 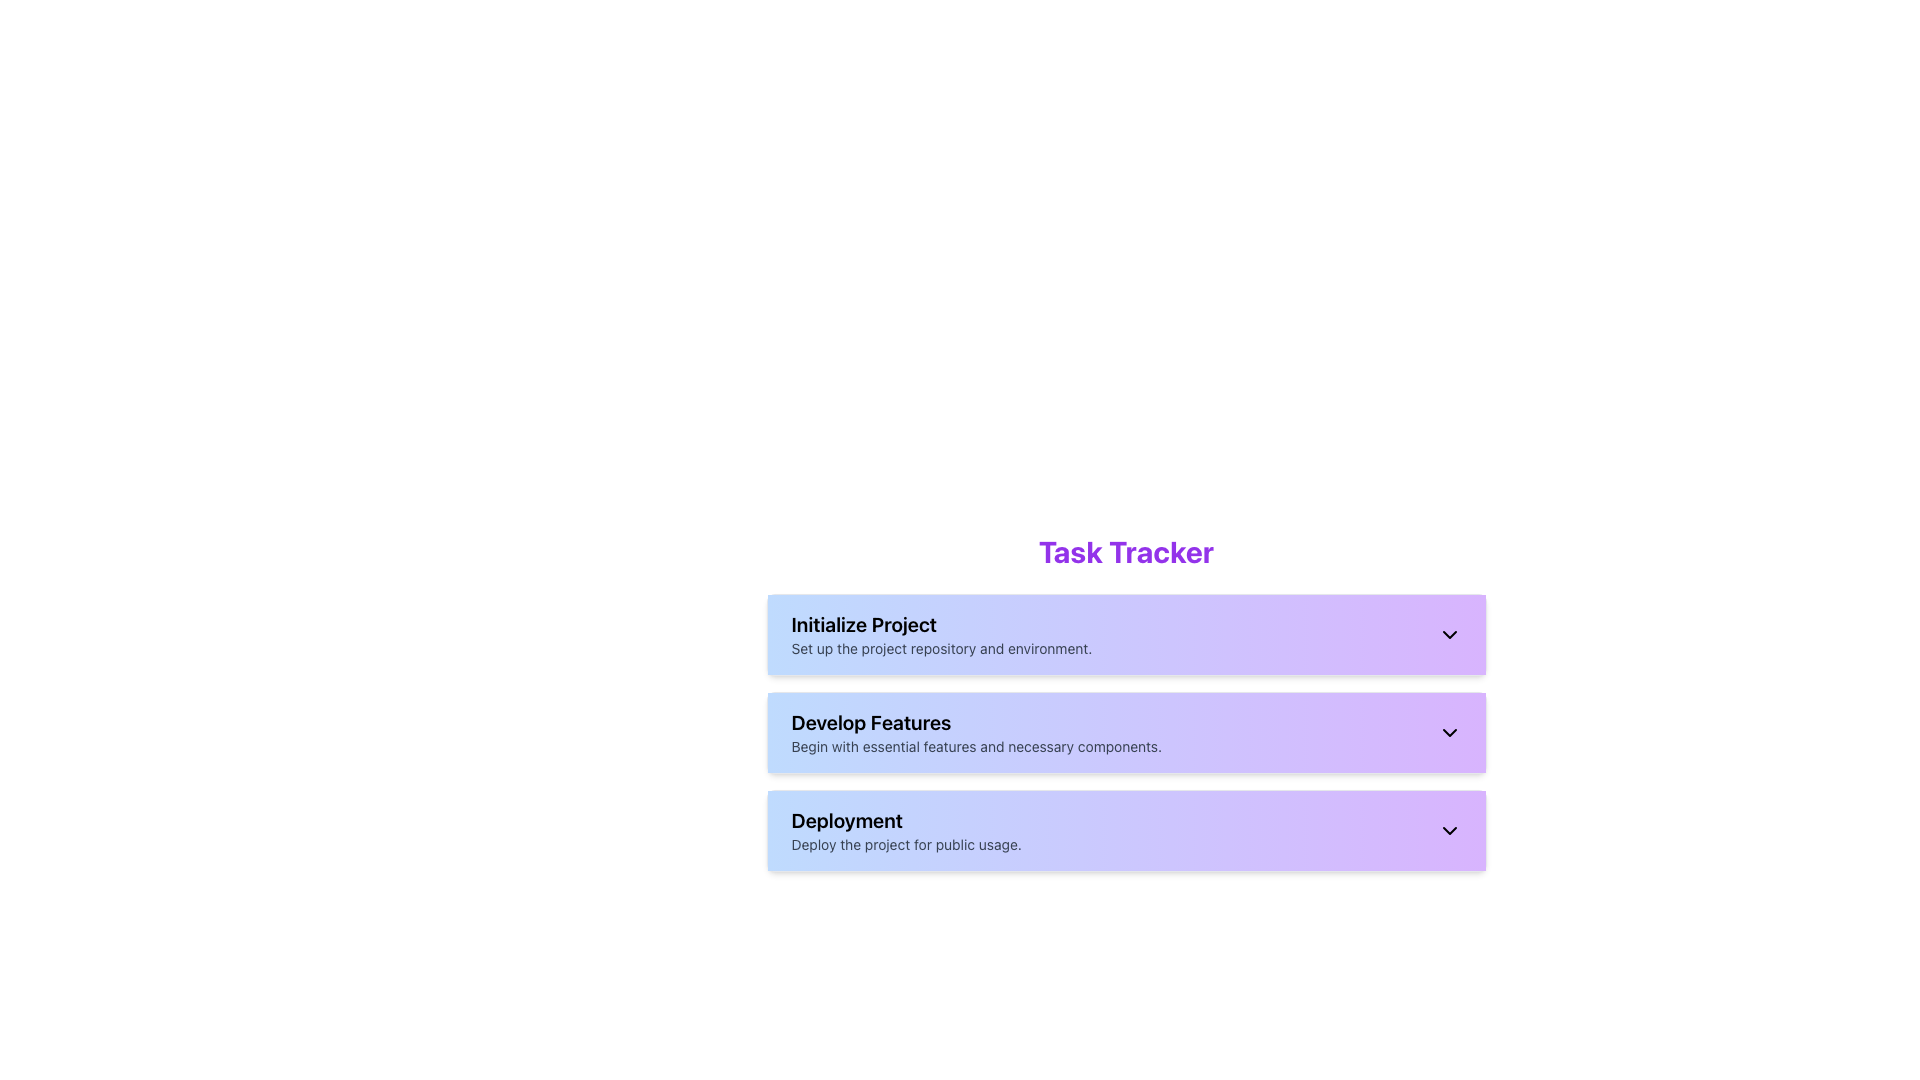 I want to click on the Toggleable section header for 'Develop Features' which is the second item in a vertical list, positioned centrally between 'Initialize Project' and 'Deployment', so click(x=1126, y=732).